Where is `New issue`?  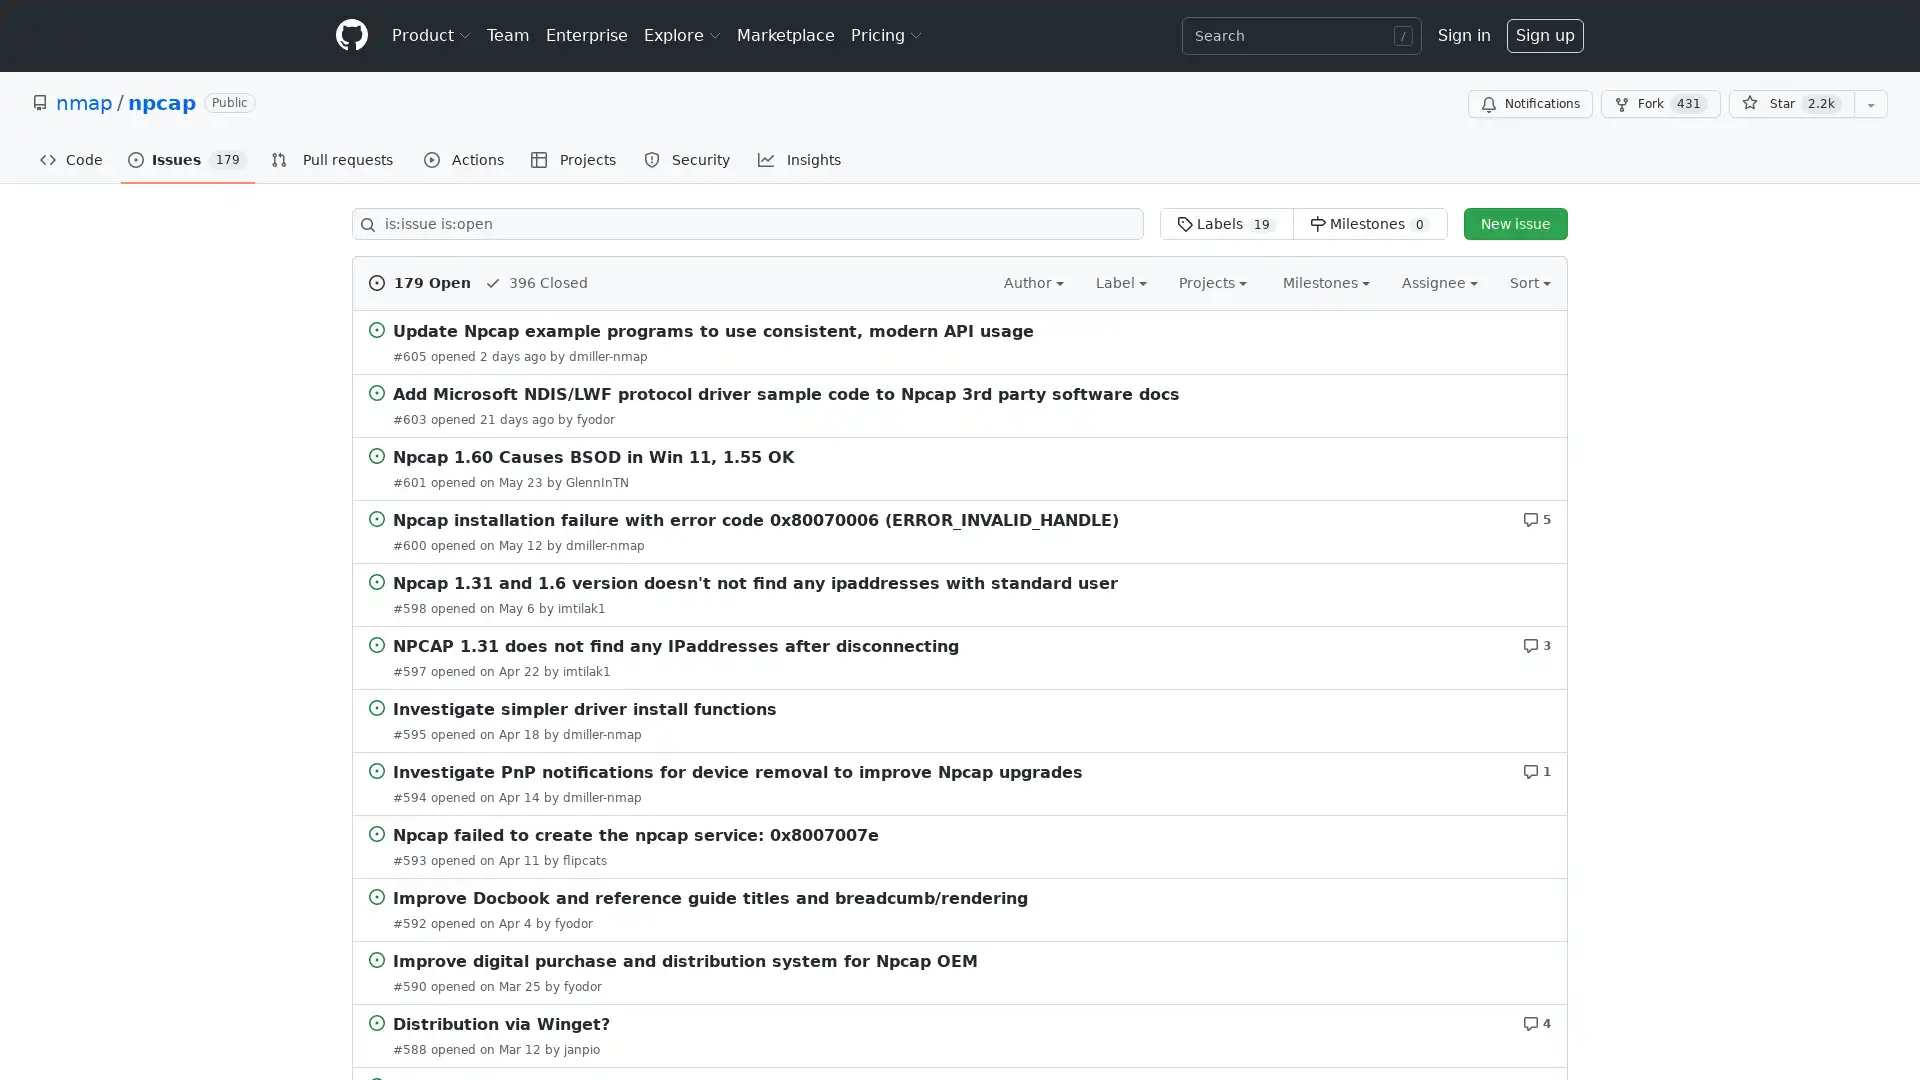
New issue is located at coordinates (1516, 223).